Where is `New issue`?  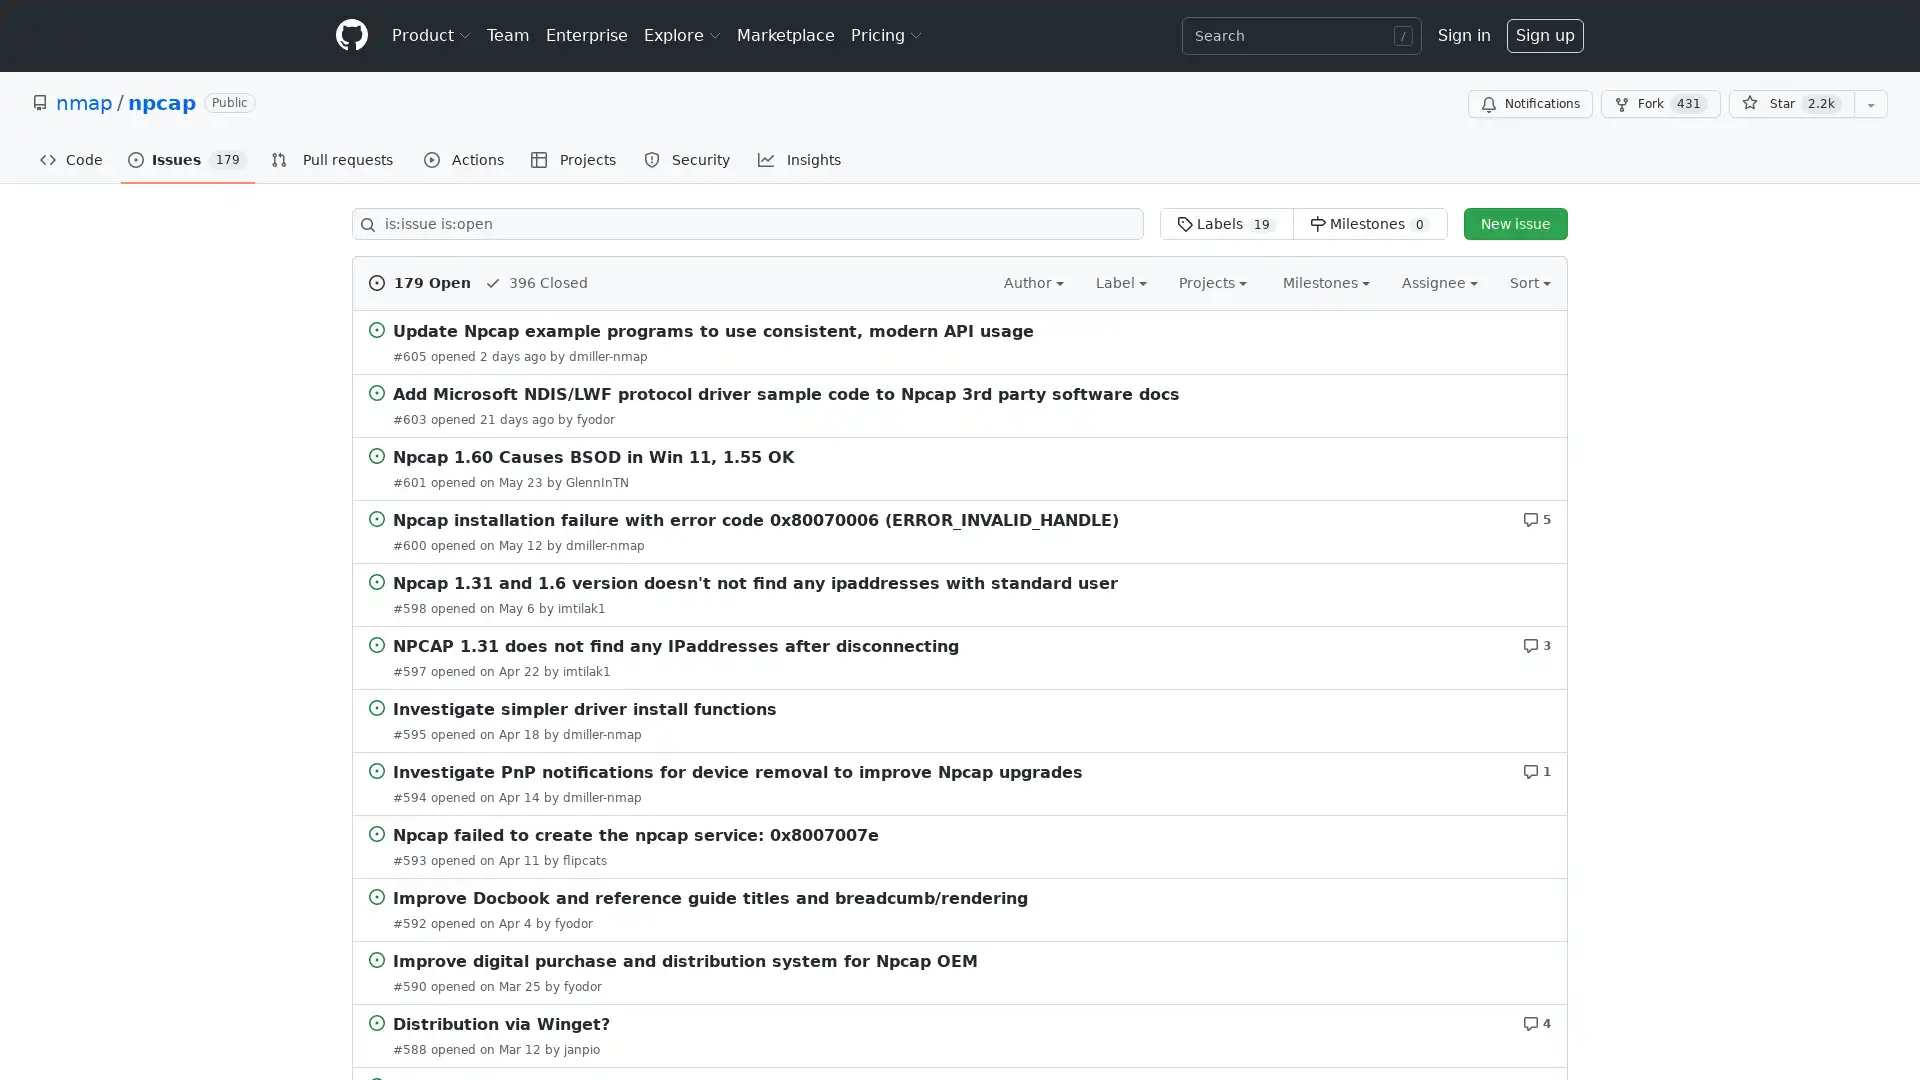
New issue is located at coordinates (1516, 223).